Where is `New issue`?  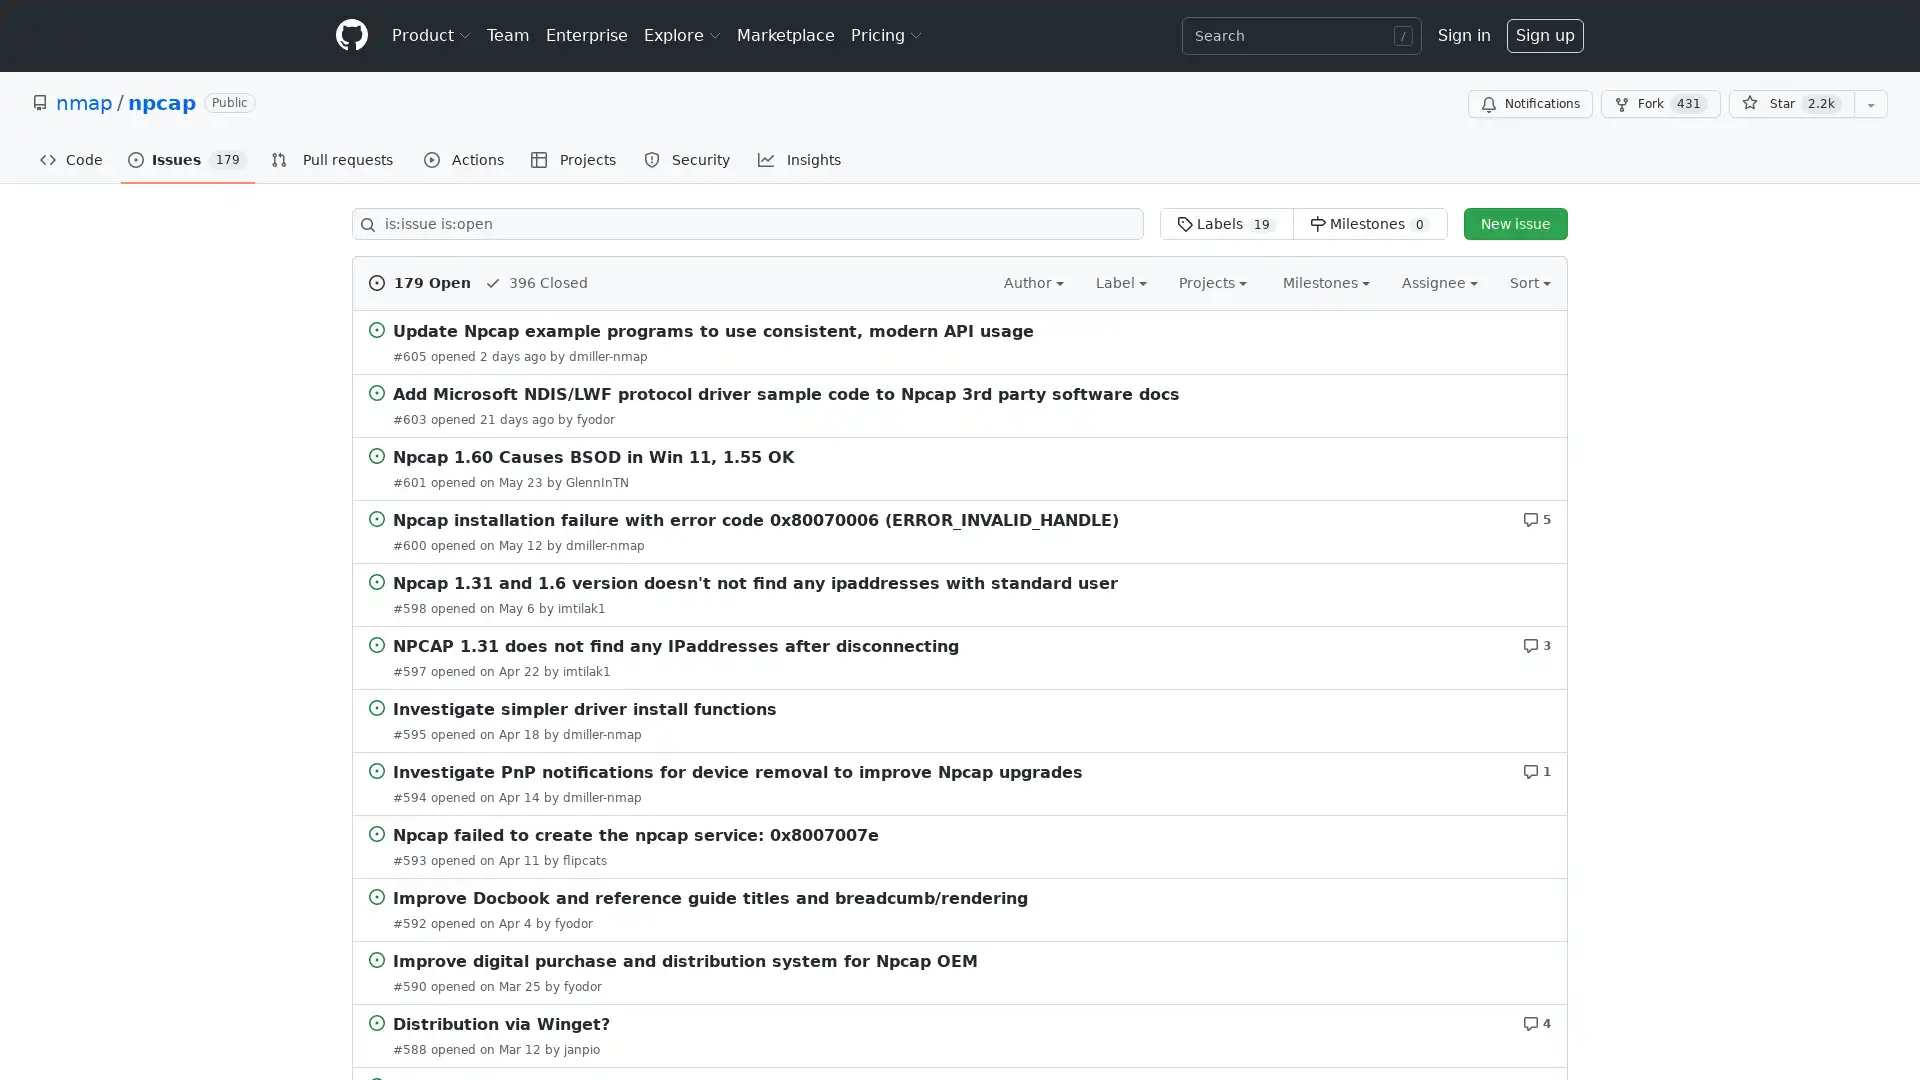
New issue is located at coordinates (1516, 223).